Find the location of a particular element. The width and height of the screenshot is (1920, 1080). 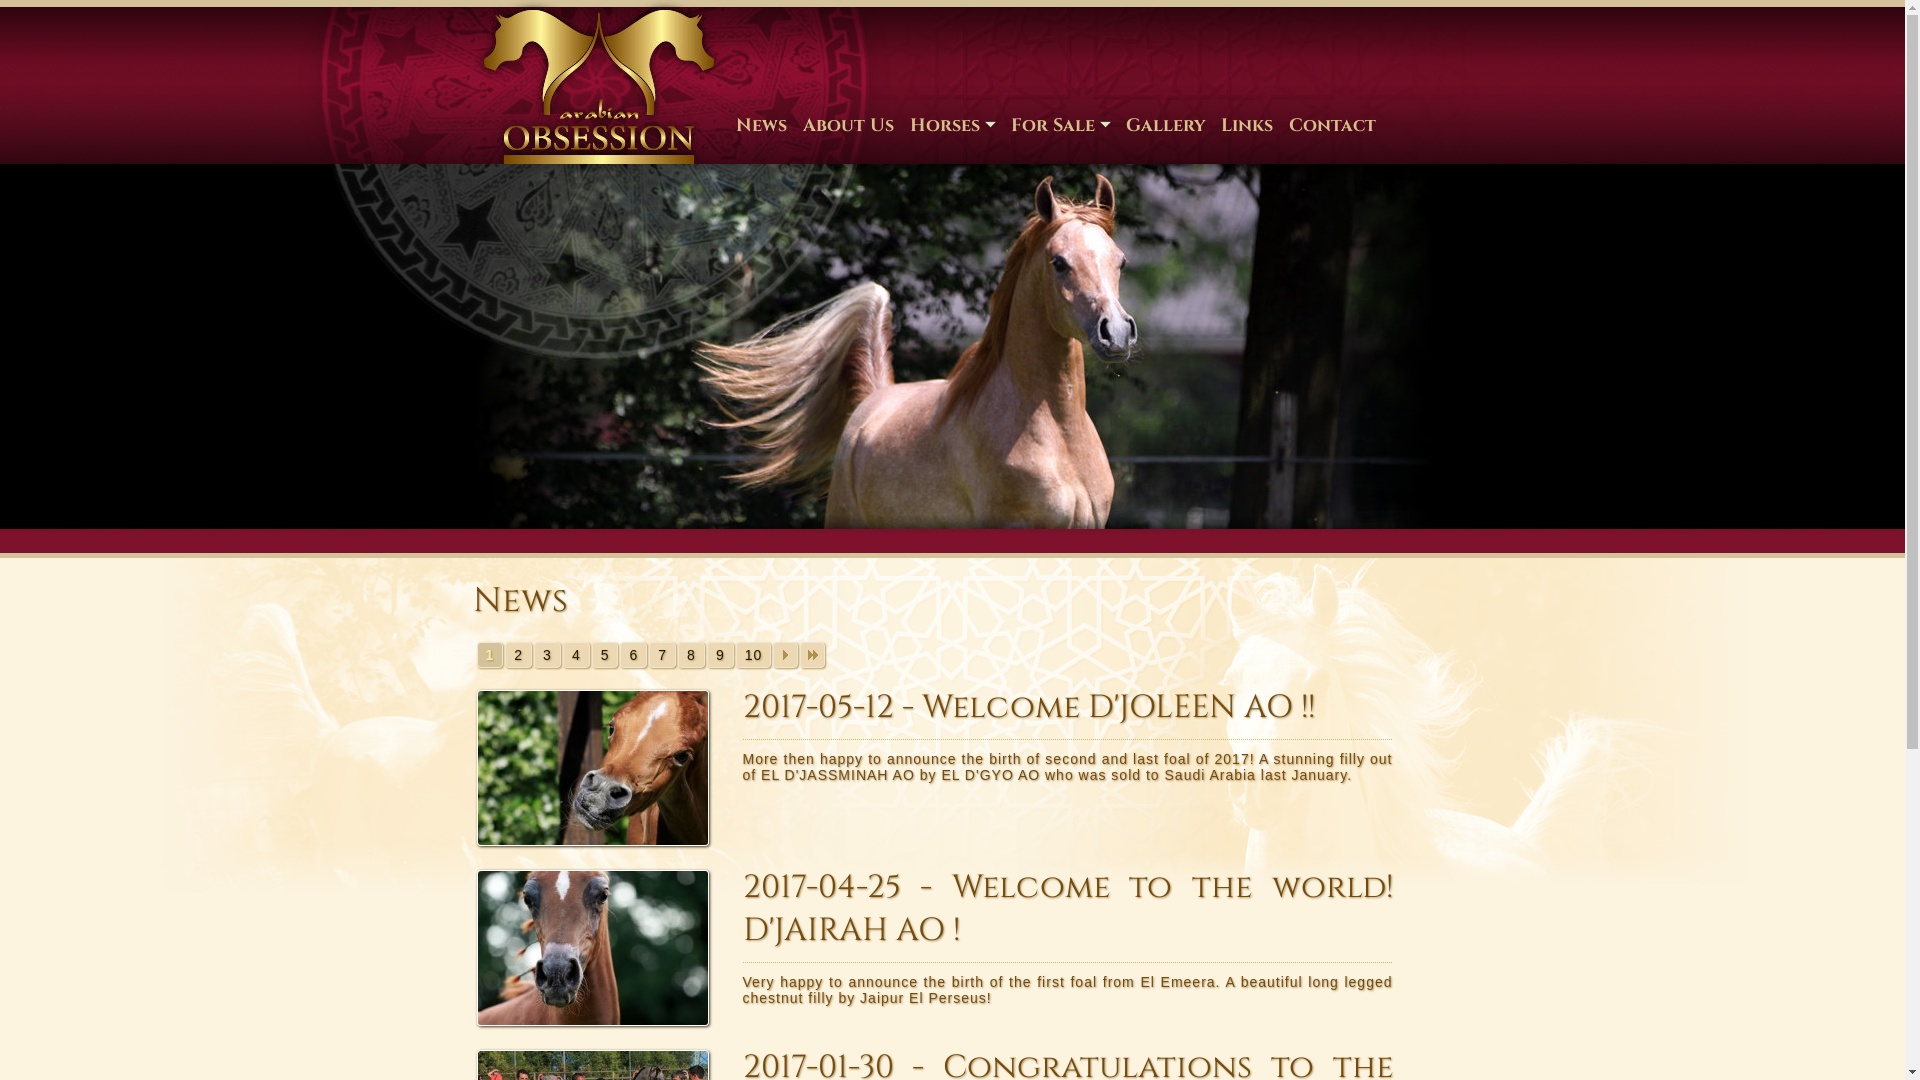

'Welcome D'JOLEEN AO !!' is located at coordinates (600, 766).